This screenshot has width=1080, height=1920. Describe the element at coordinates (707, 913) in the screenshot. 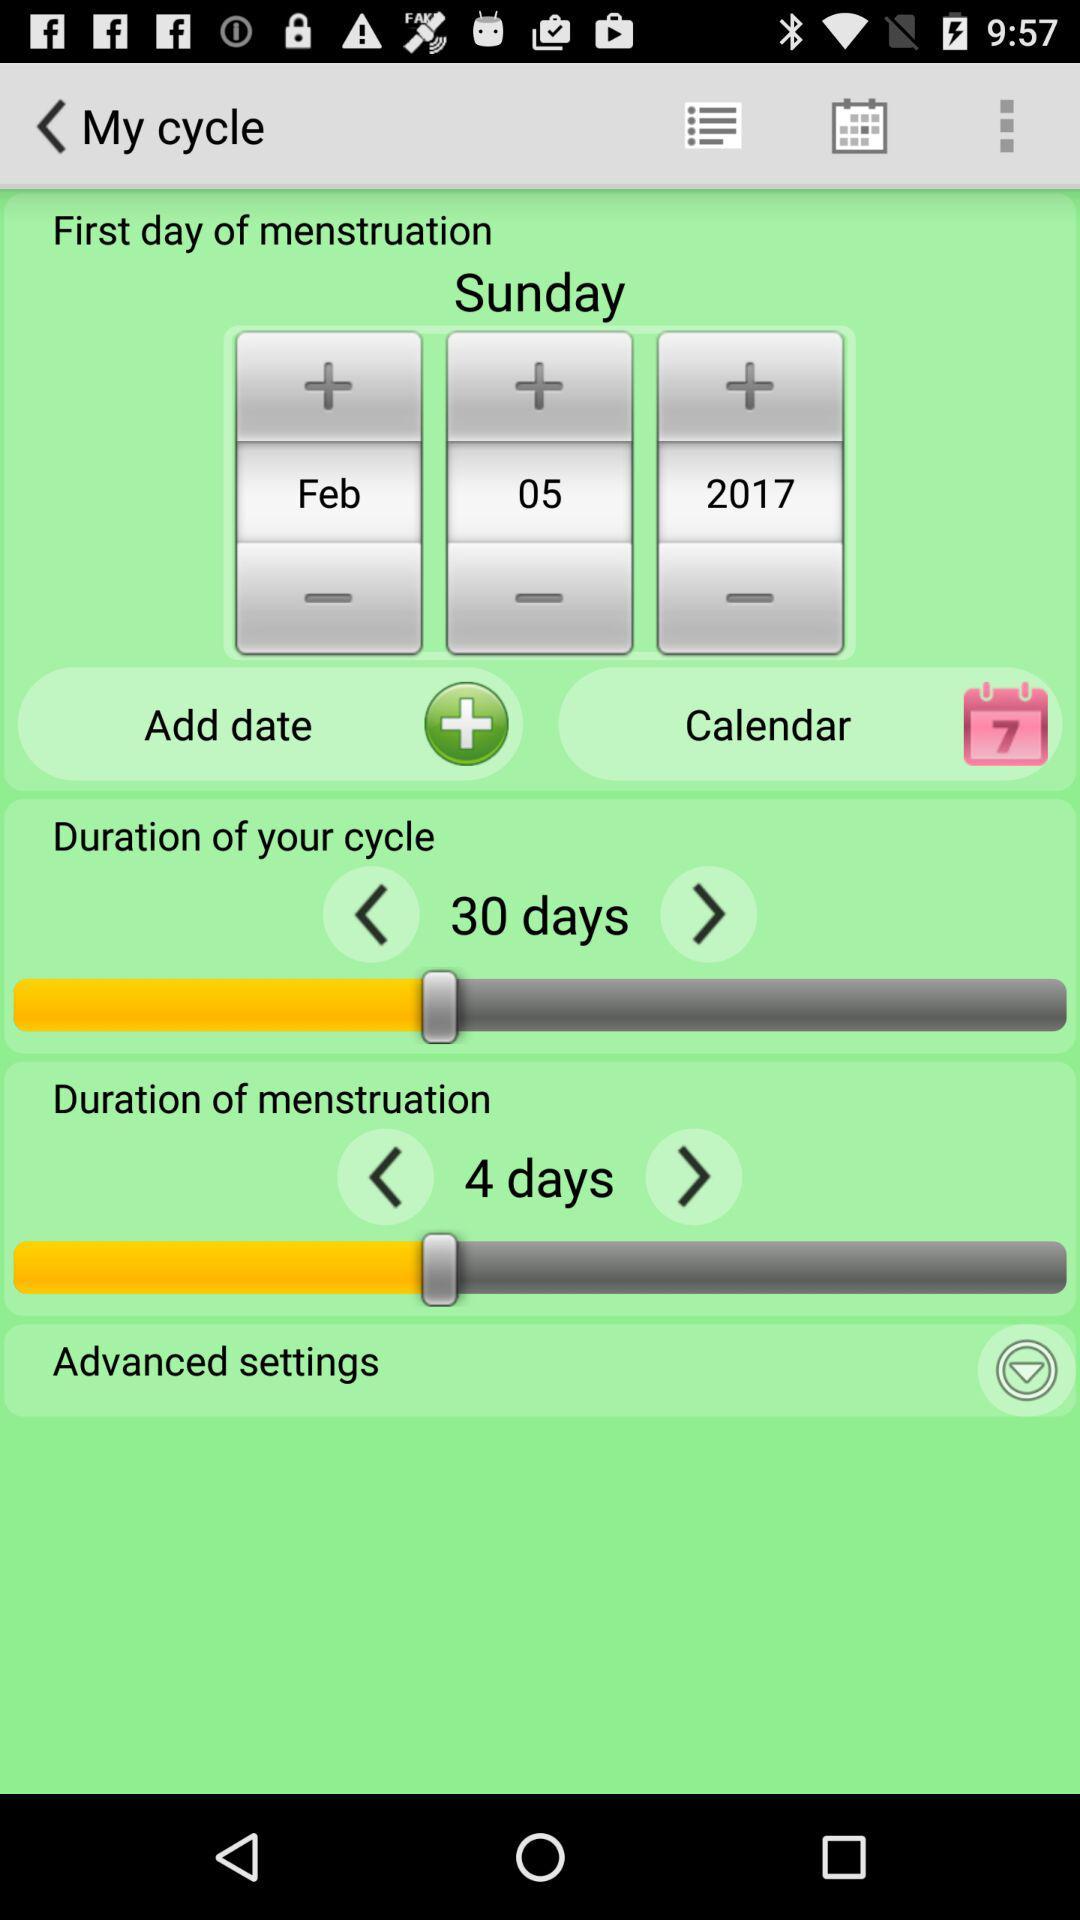

I see `the button is used to go to next option` at that location.